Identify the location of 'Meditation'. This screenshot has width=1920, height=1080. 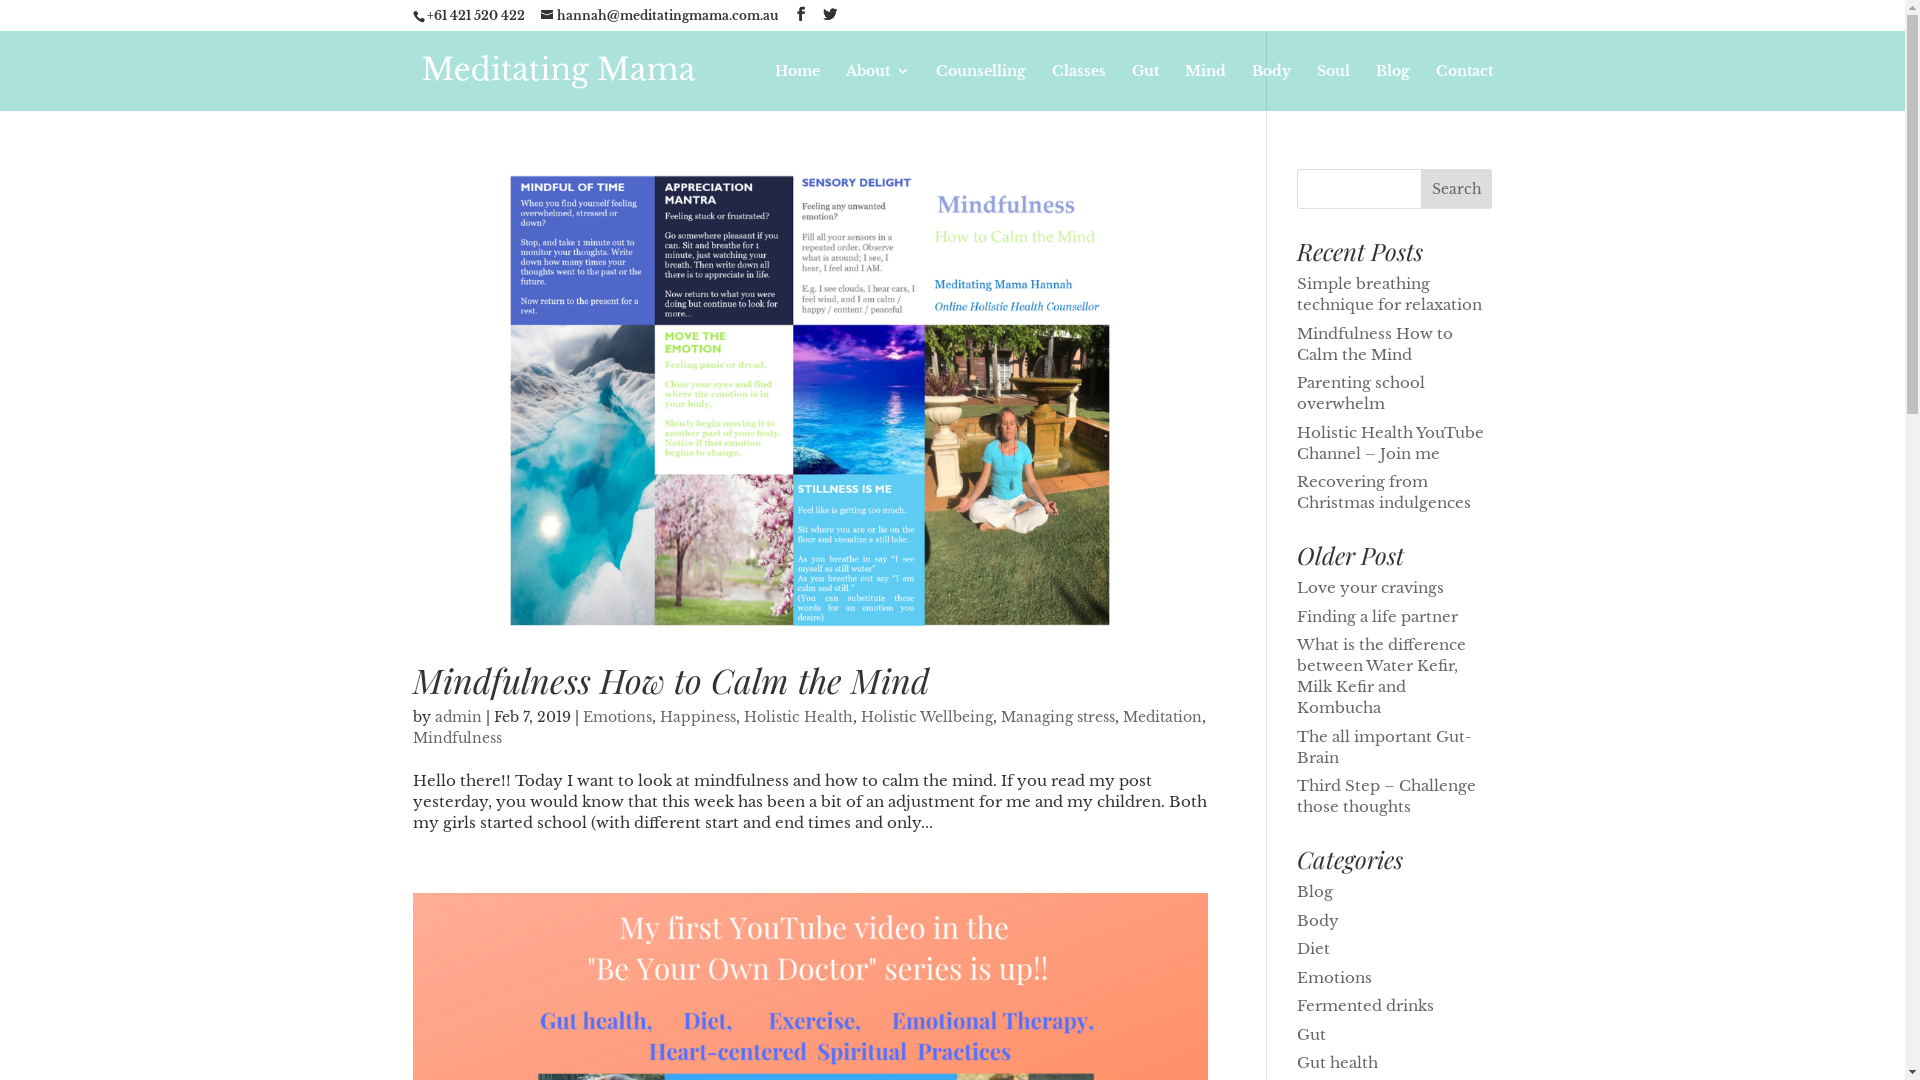
(1161, 716).